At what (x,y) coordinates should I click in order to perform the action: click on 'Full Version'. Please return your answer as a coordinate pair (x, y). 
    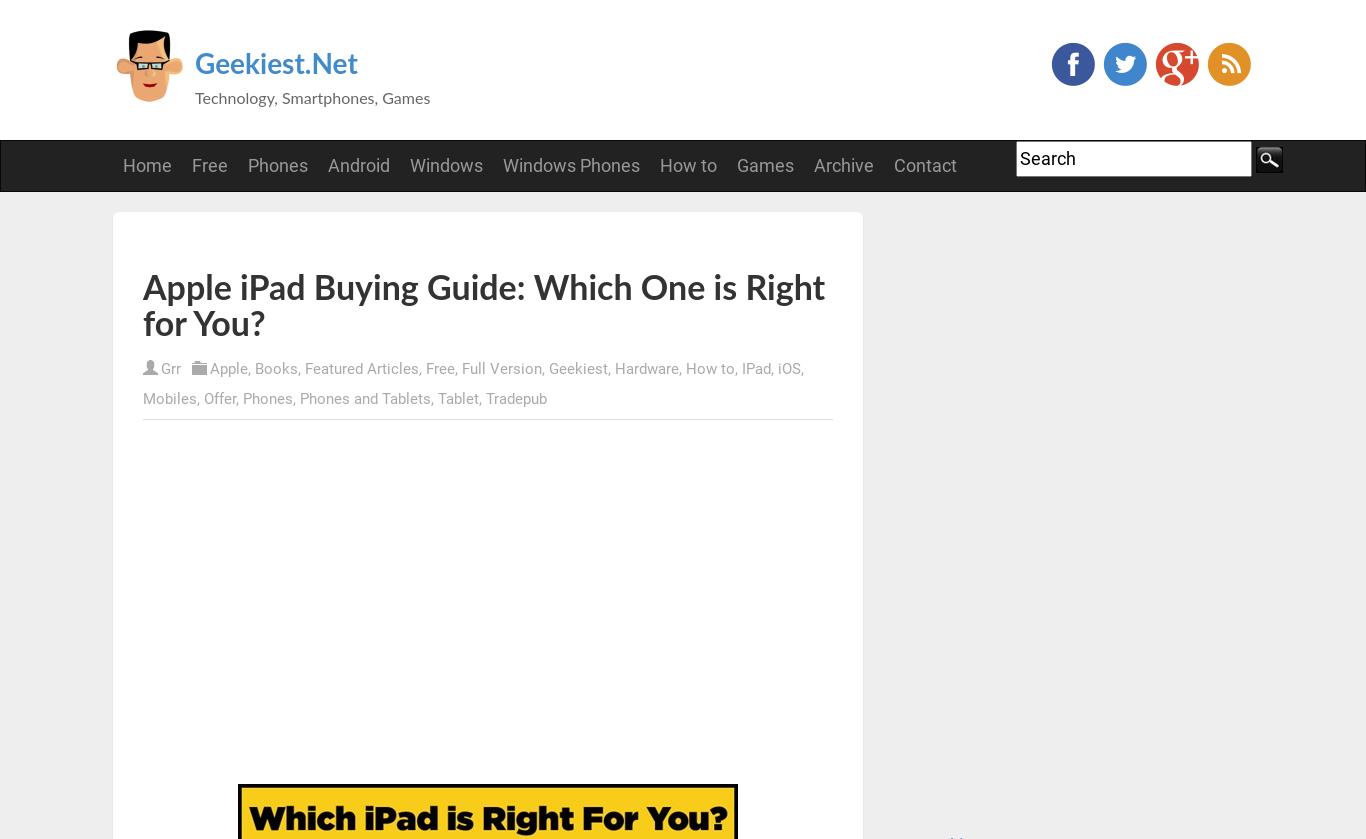
    Looking at the image, I should click on (461, 368).